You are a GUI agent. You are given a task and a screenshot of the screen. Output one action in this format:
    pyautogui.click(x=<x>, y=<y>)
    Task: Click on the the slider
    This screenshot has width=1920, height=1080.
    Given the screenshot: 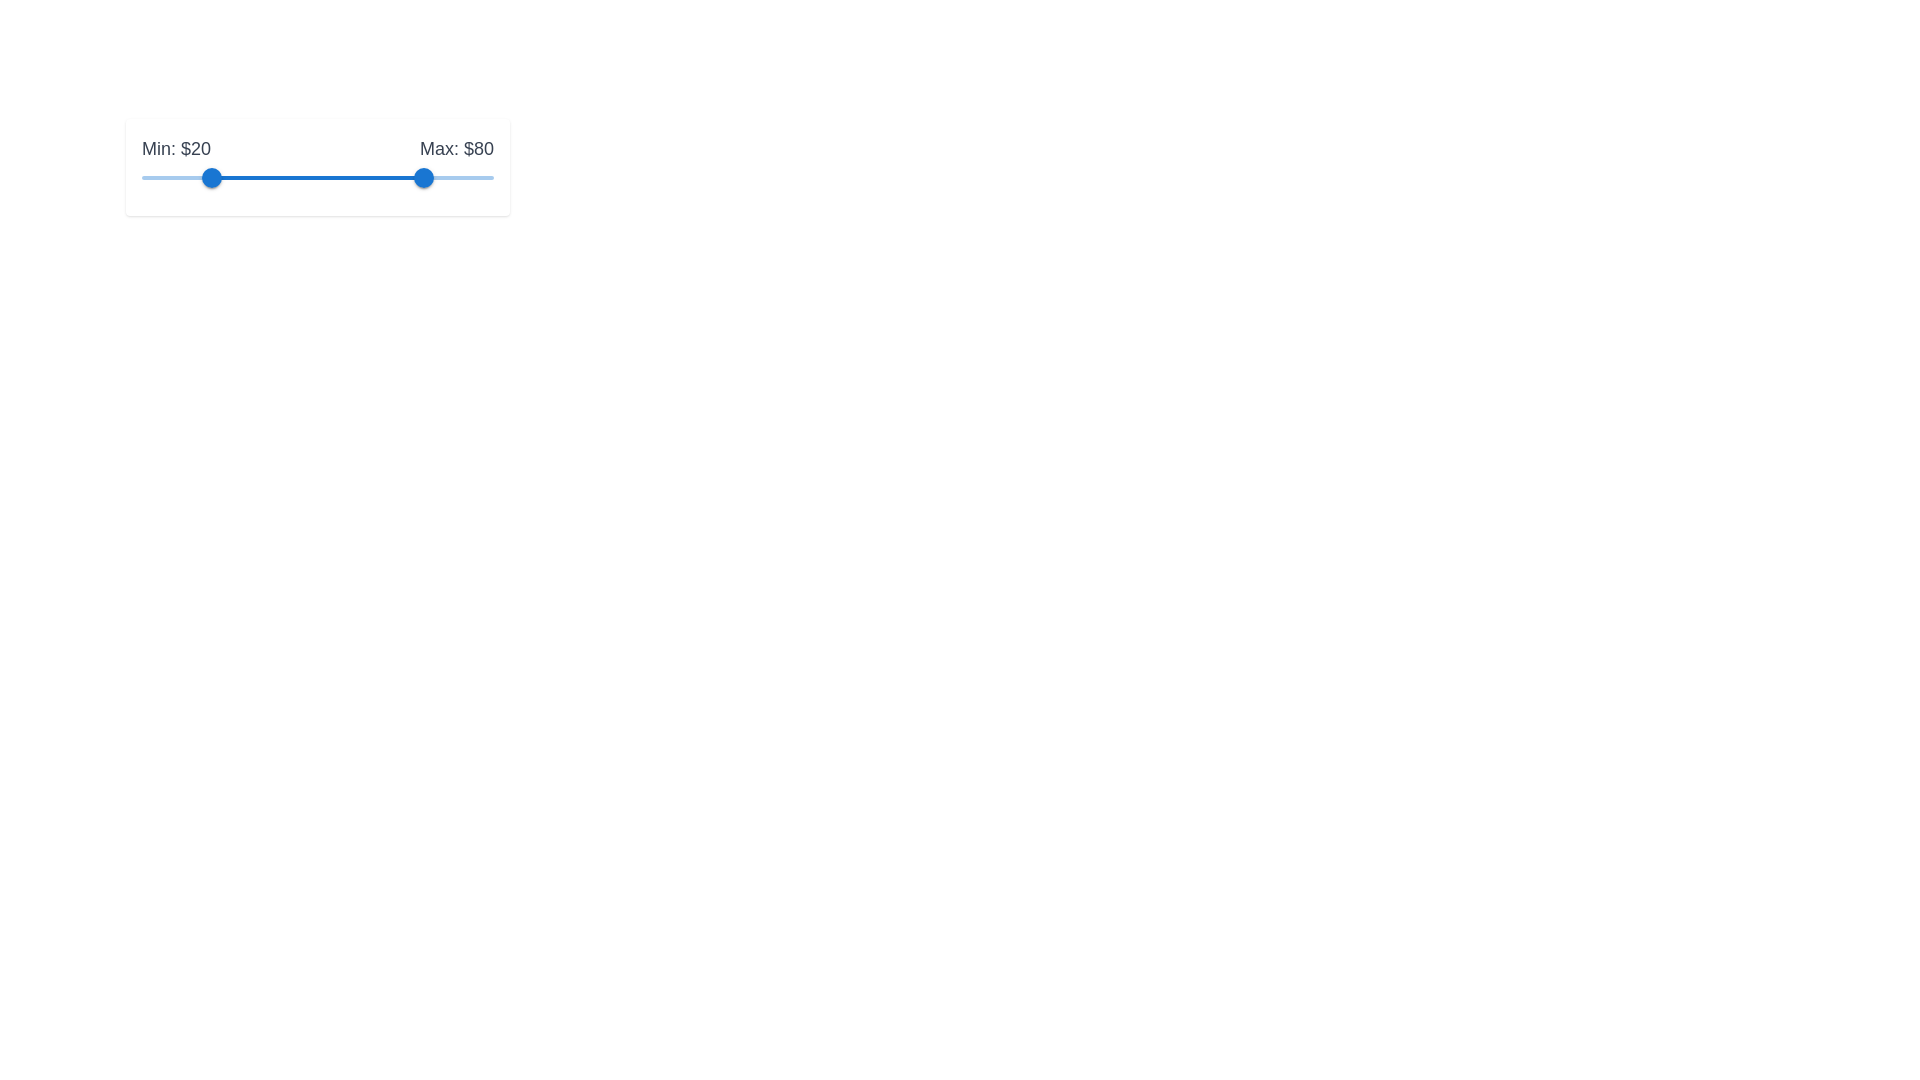 What is the action you would take?
    pyautogui.click(x=360, y=176)
    